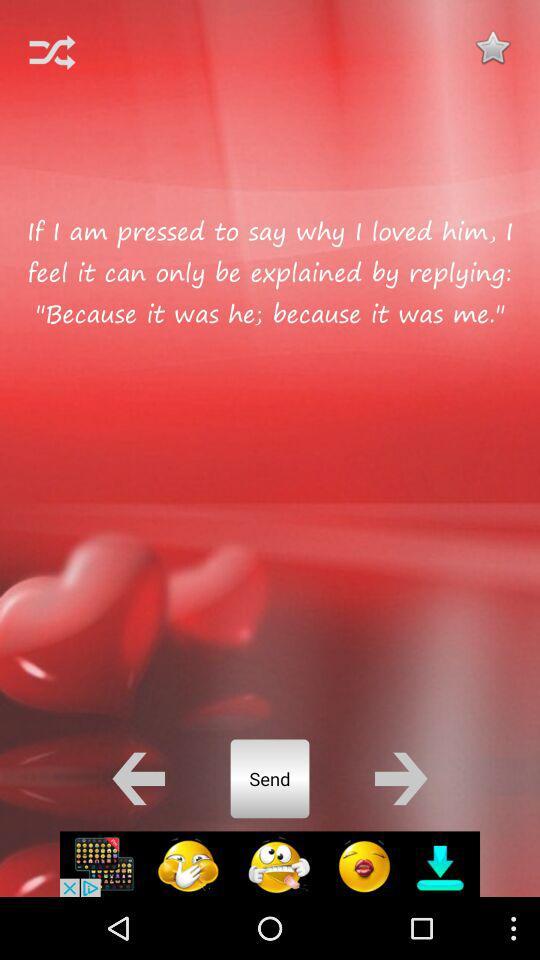 The width and height of the screenshot is (540, 960). I want to click on button, so click(491, 46).